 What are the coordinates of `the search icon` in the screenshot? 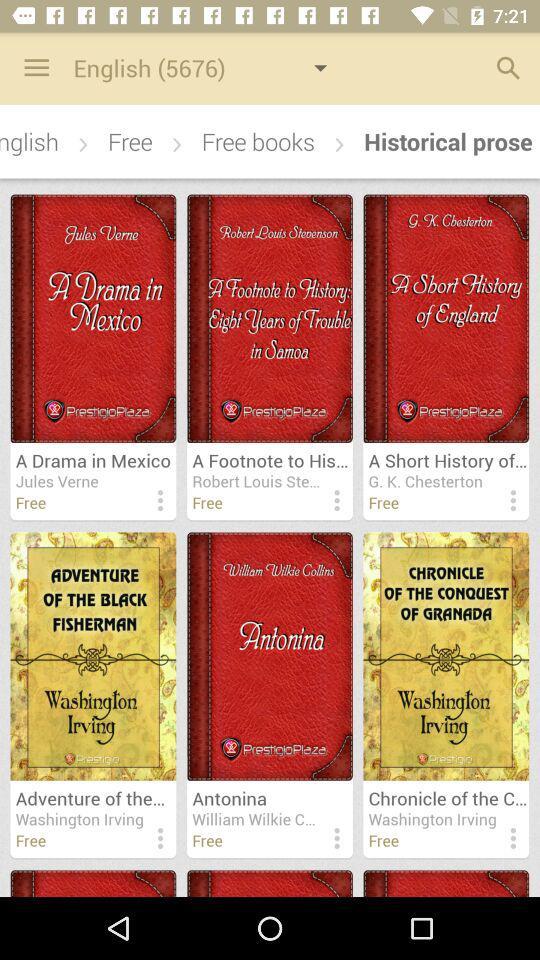 It's located at (502, 70).